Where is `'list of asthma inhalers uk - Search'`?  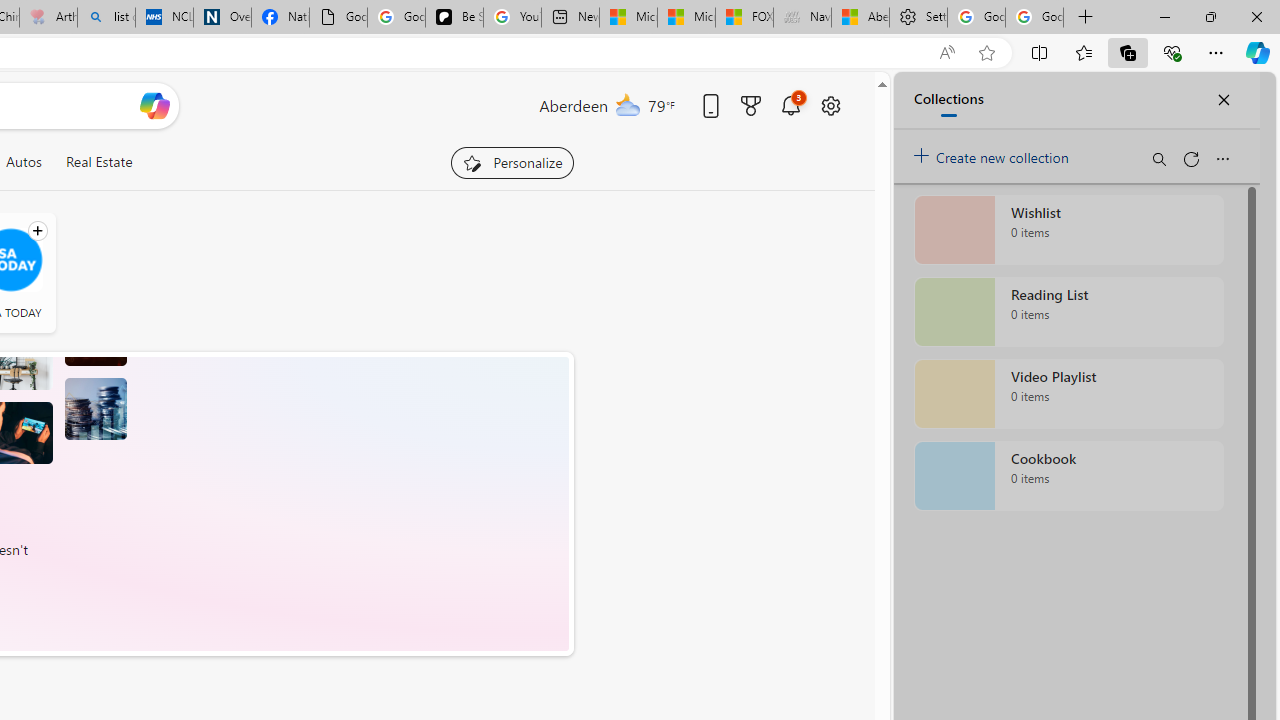
'list of asthma inhalers uk - Search' is located at coordinates (105, 17).